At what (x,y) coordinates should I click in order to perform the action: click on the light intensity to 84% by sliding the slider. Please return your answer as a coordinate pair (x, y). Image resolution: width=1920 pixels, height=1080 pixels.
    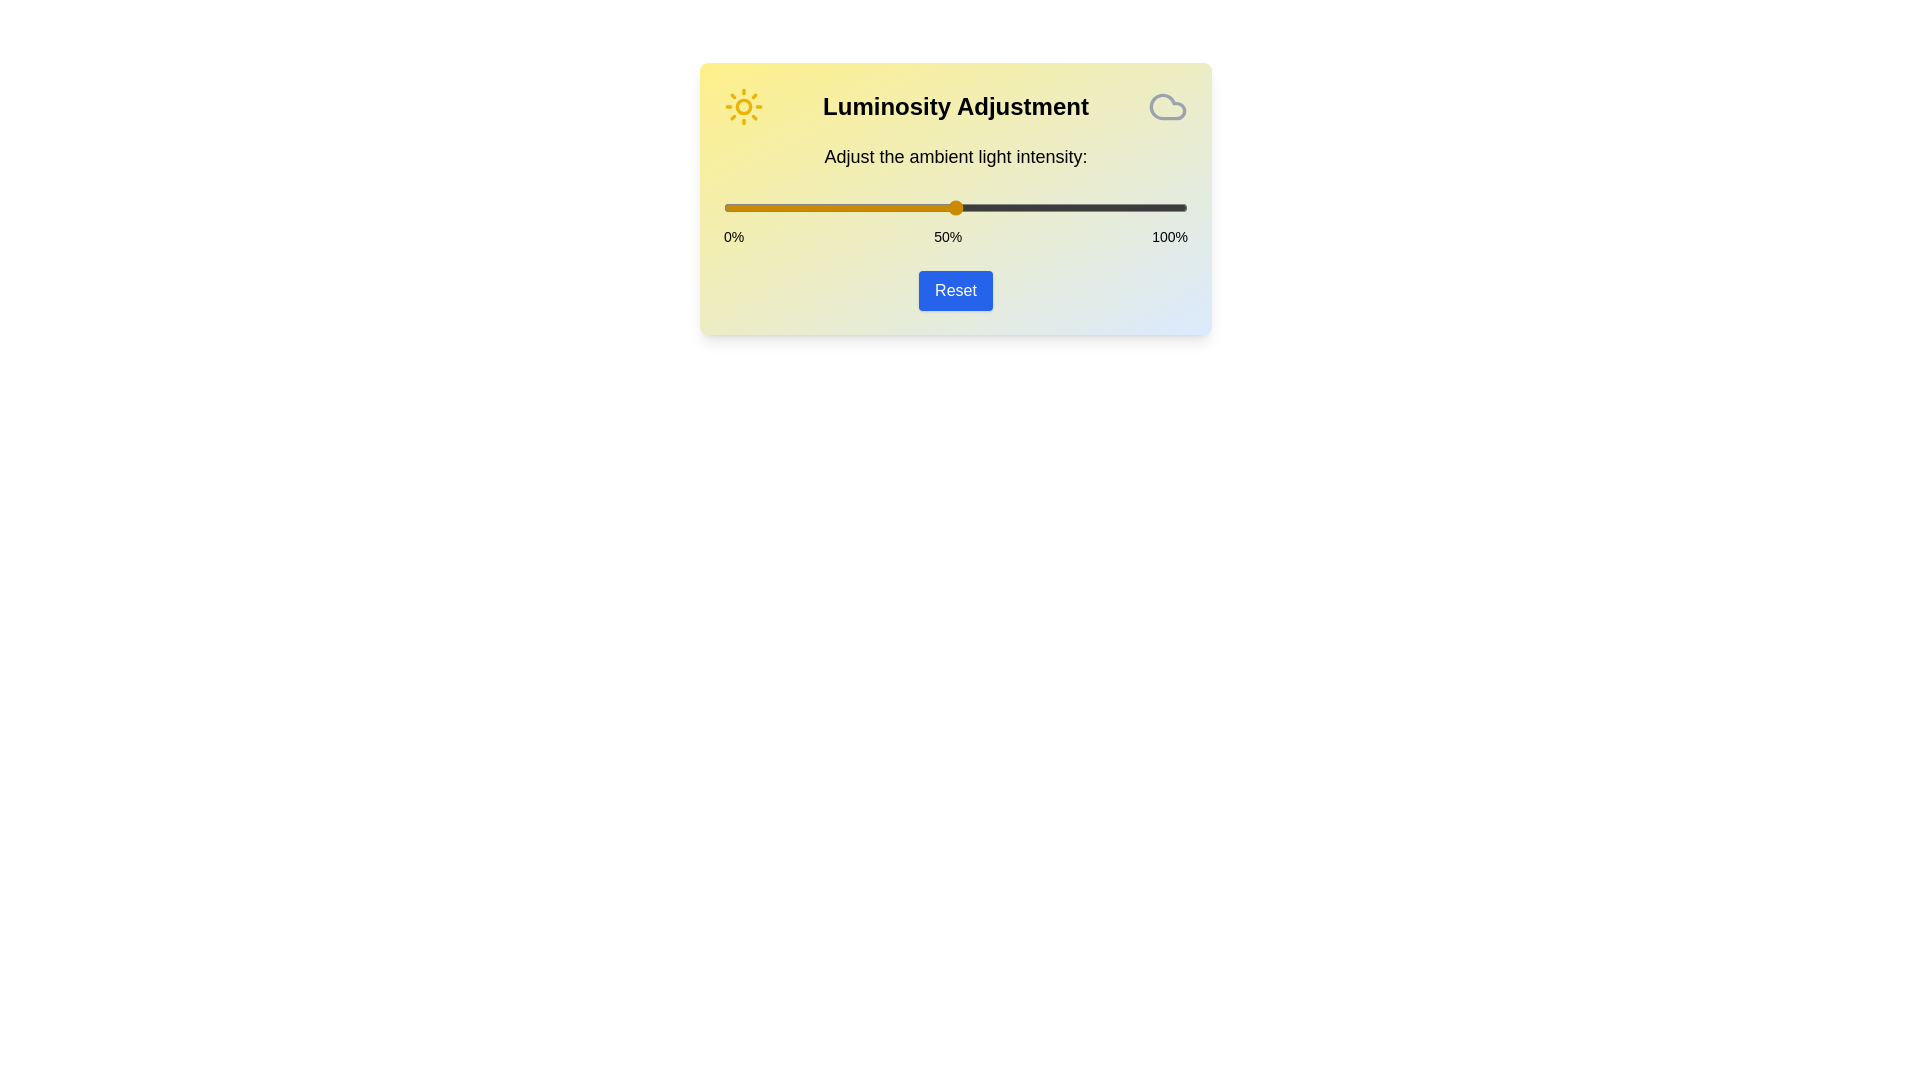
    Looking at the image, I should click on (1112, 208).